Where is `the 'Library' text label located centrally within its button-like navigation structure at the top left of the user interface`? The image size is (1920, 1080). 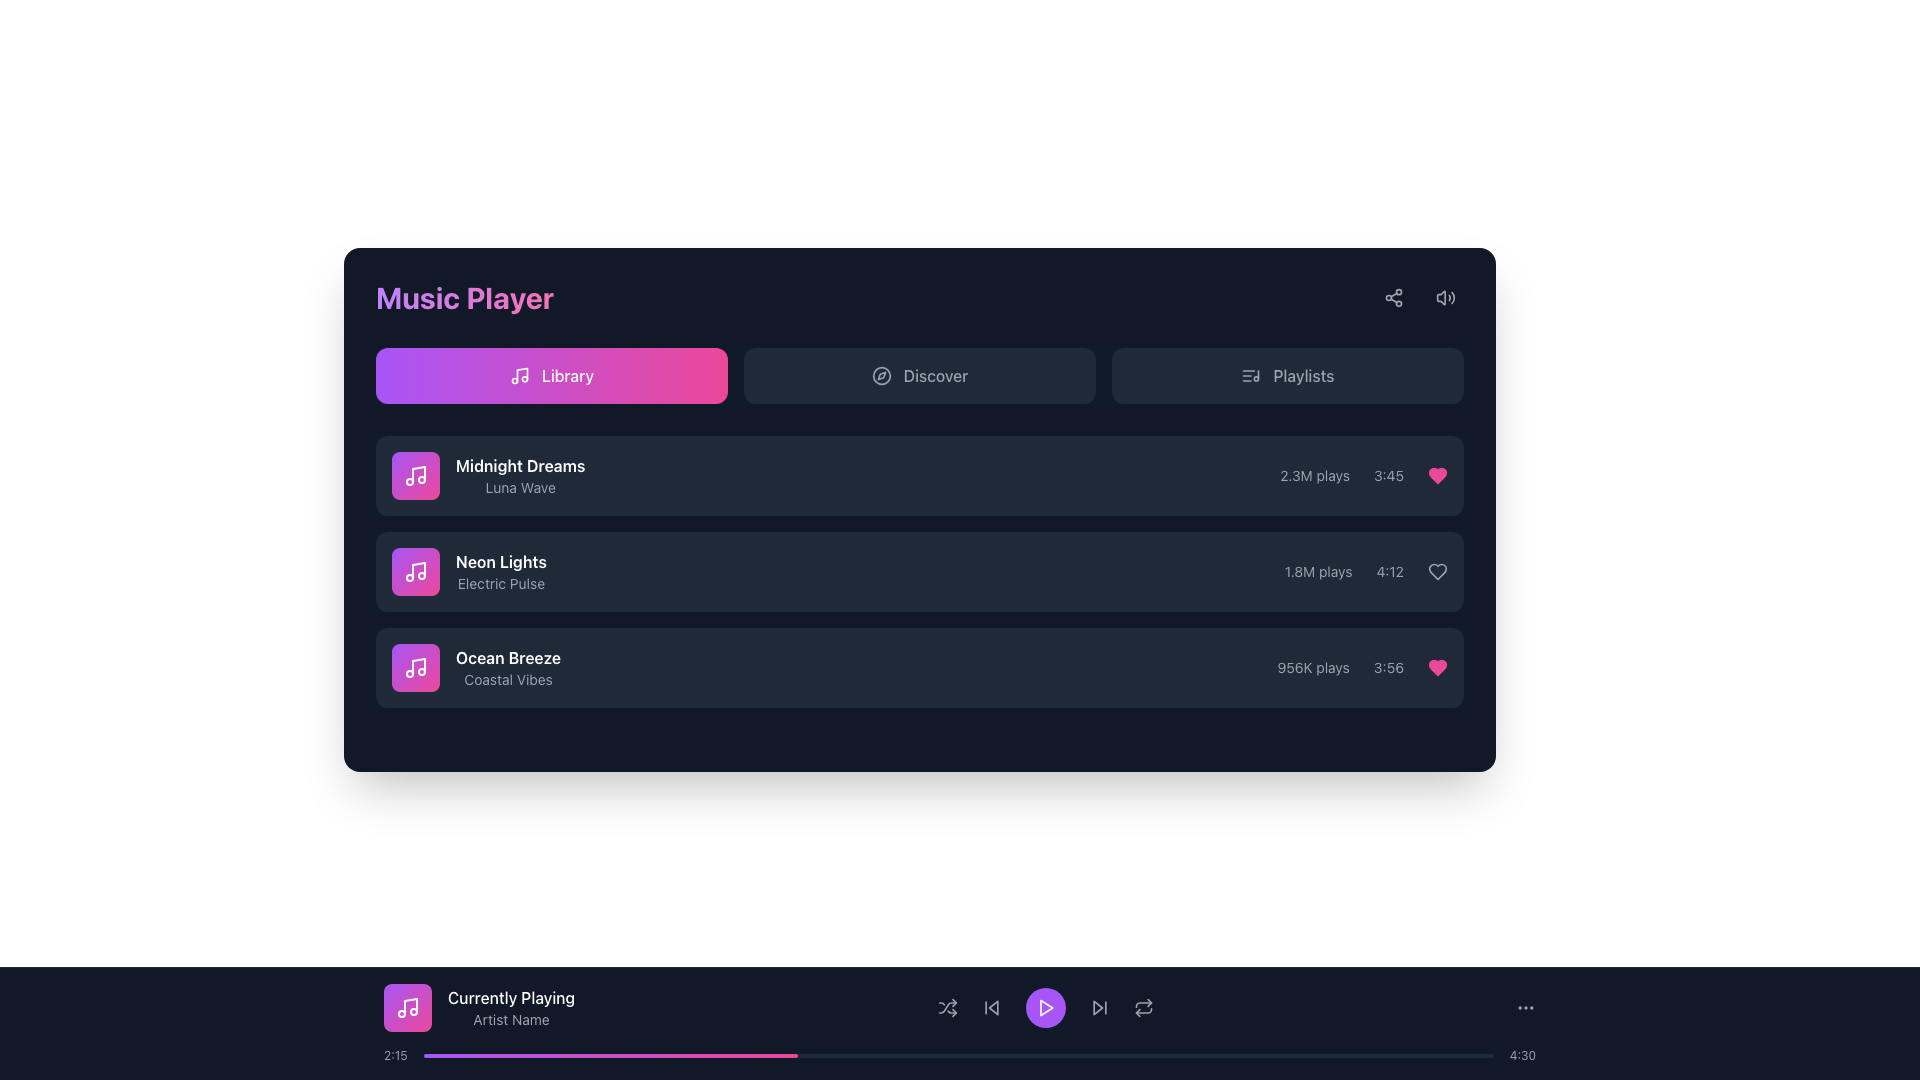 the 'Library' text label located centrally within its button-like navigation structure at the top left of the user interface is located at coordinates (566, 375).